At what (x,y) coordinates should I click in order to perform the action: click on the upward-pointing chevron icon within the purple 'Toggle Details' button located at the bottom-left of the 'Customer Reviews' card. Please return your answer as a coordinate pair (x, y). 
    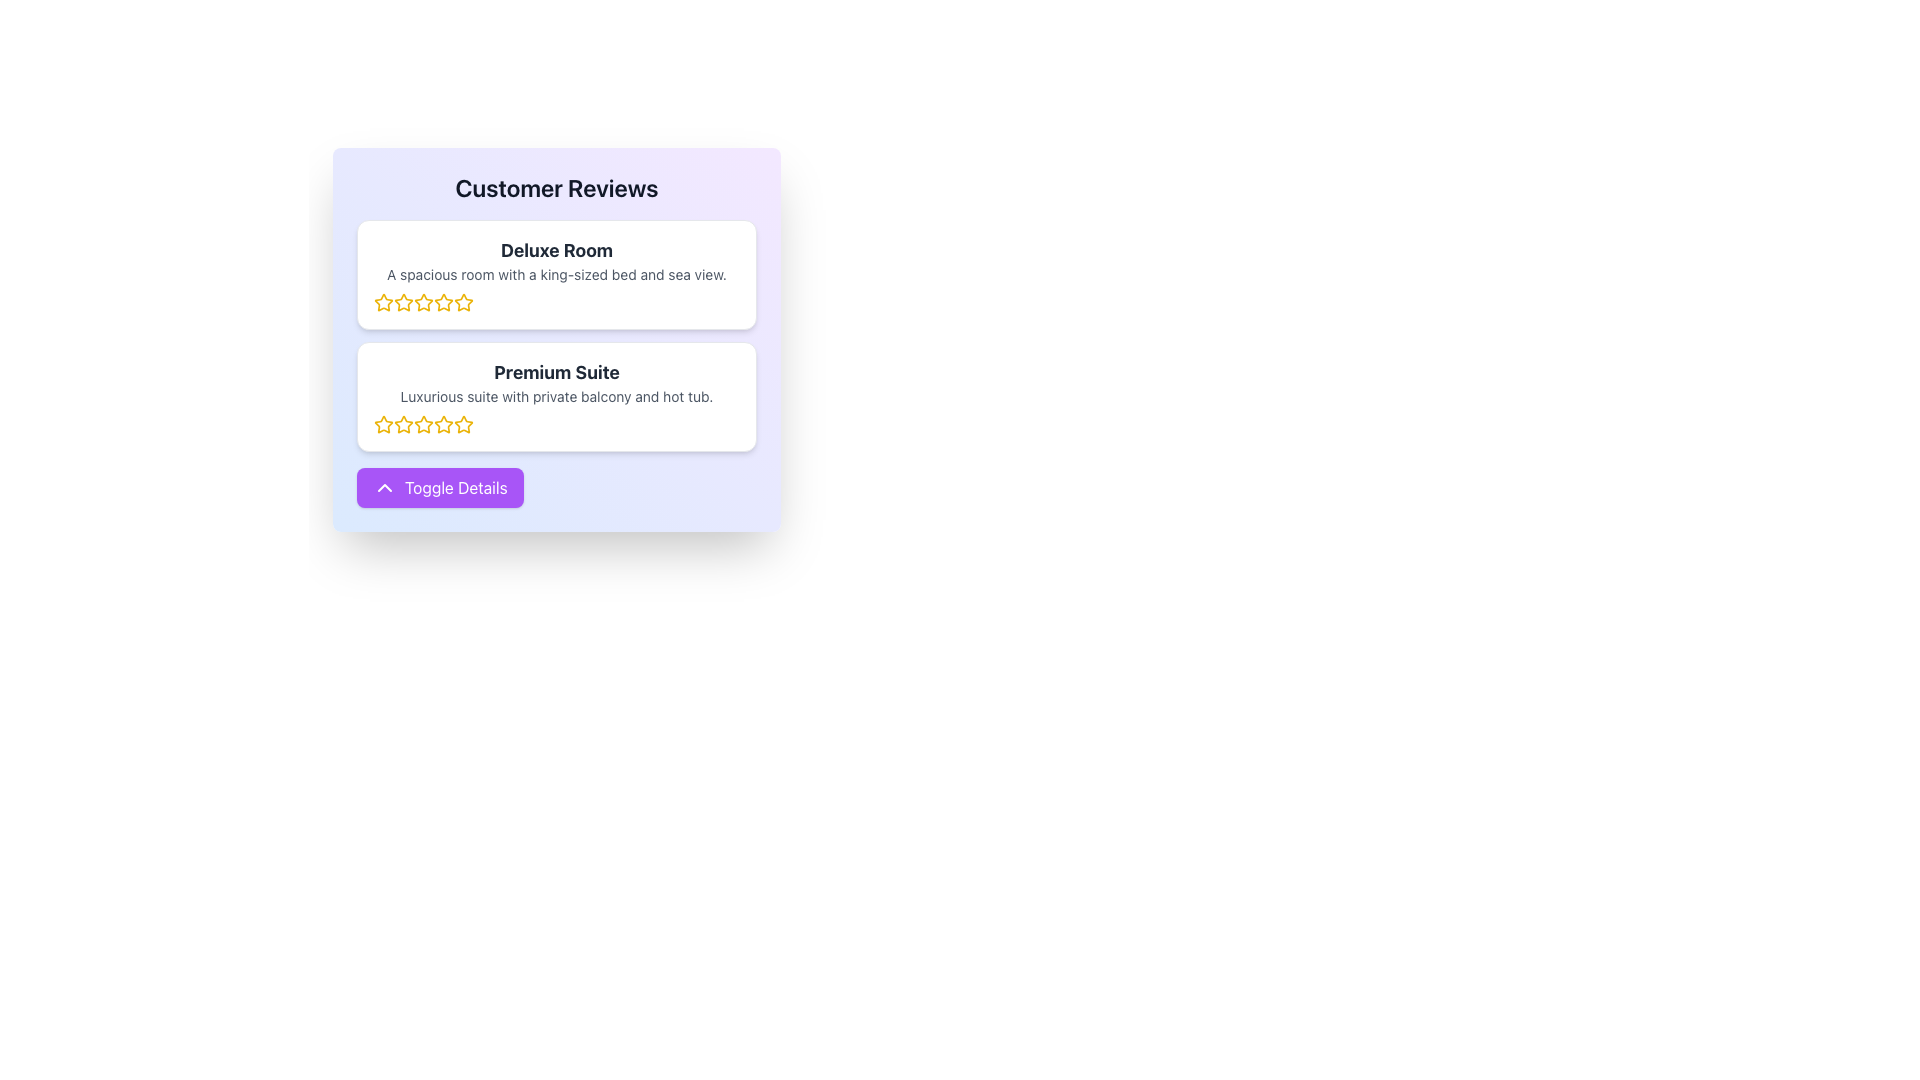
    Looking at the image, I should click on (384, 488).